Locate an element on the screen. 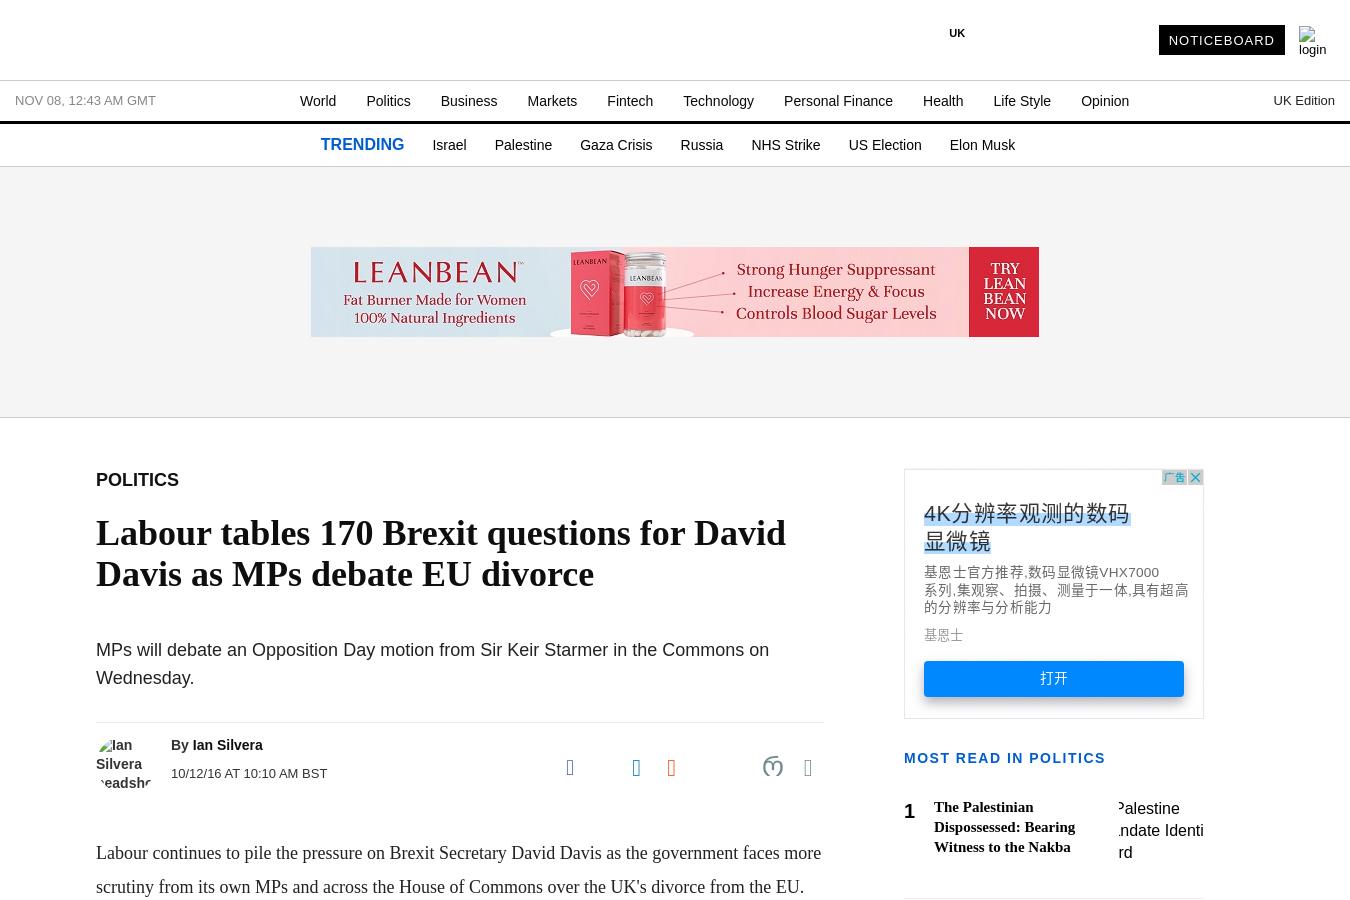  '- SME' is located at coordinates (43, 501).